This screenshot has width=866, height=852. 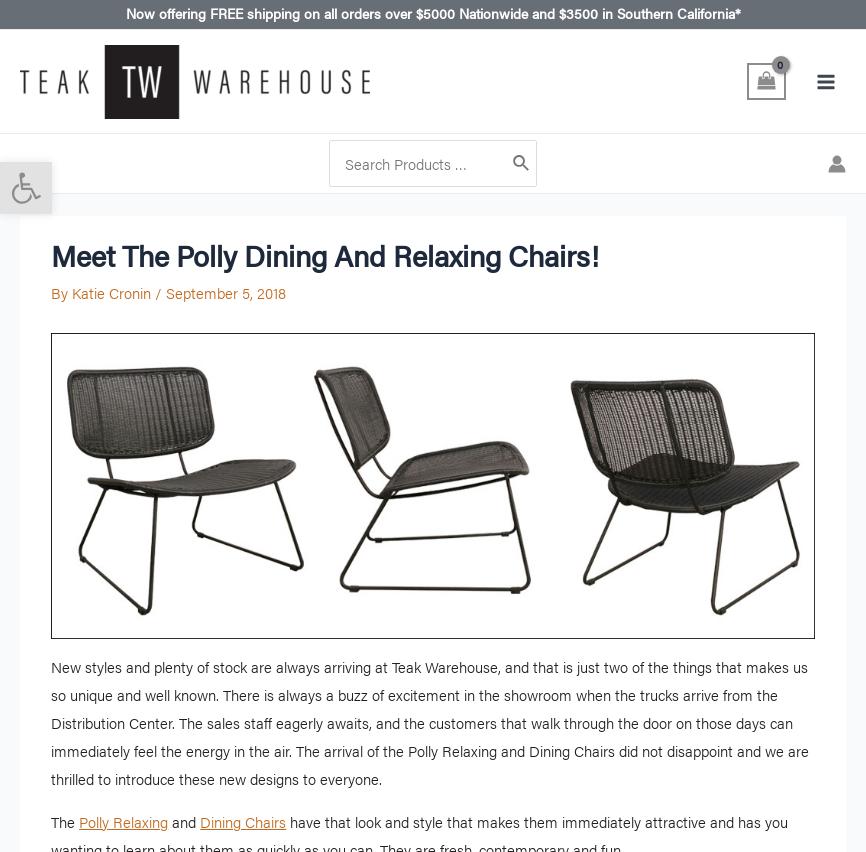 What do you see at coordinates (241, 820) in the screenshot?
I see `'Dining Chairs'` at bounding box center [241, 820].